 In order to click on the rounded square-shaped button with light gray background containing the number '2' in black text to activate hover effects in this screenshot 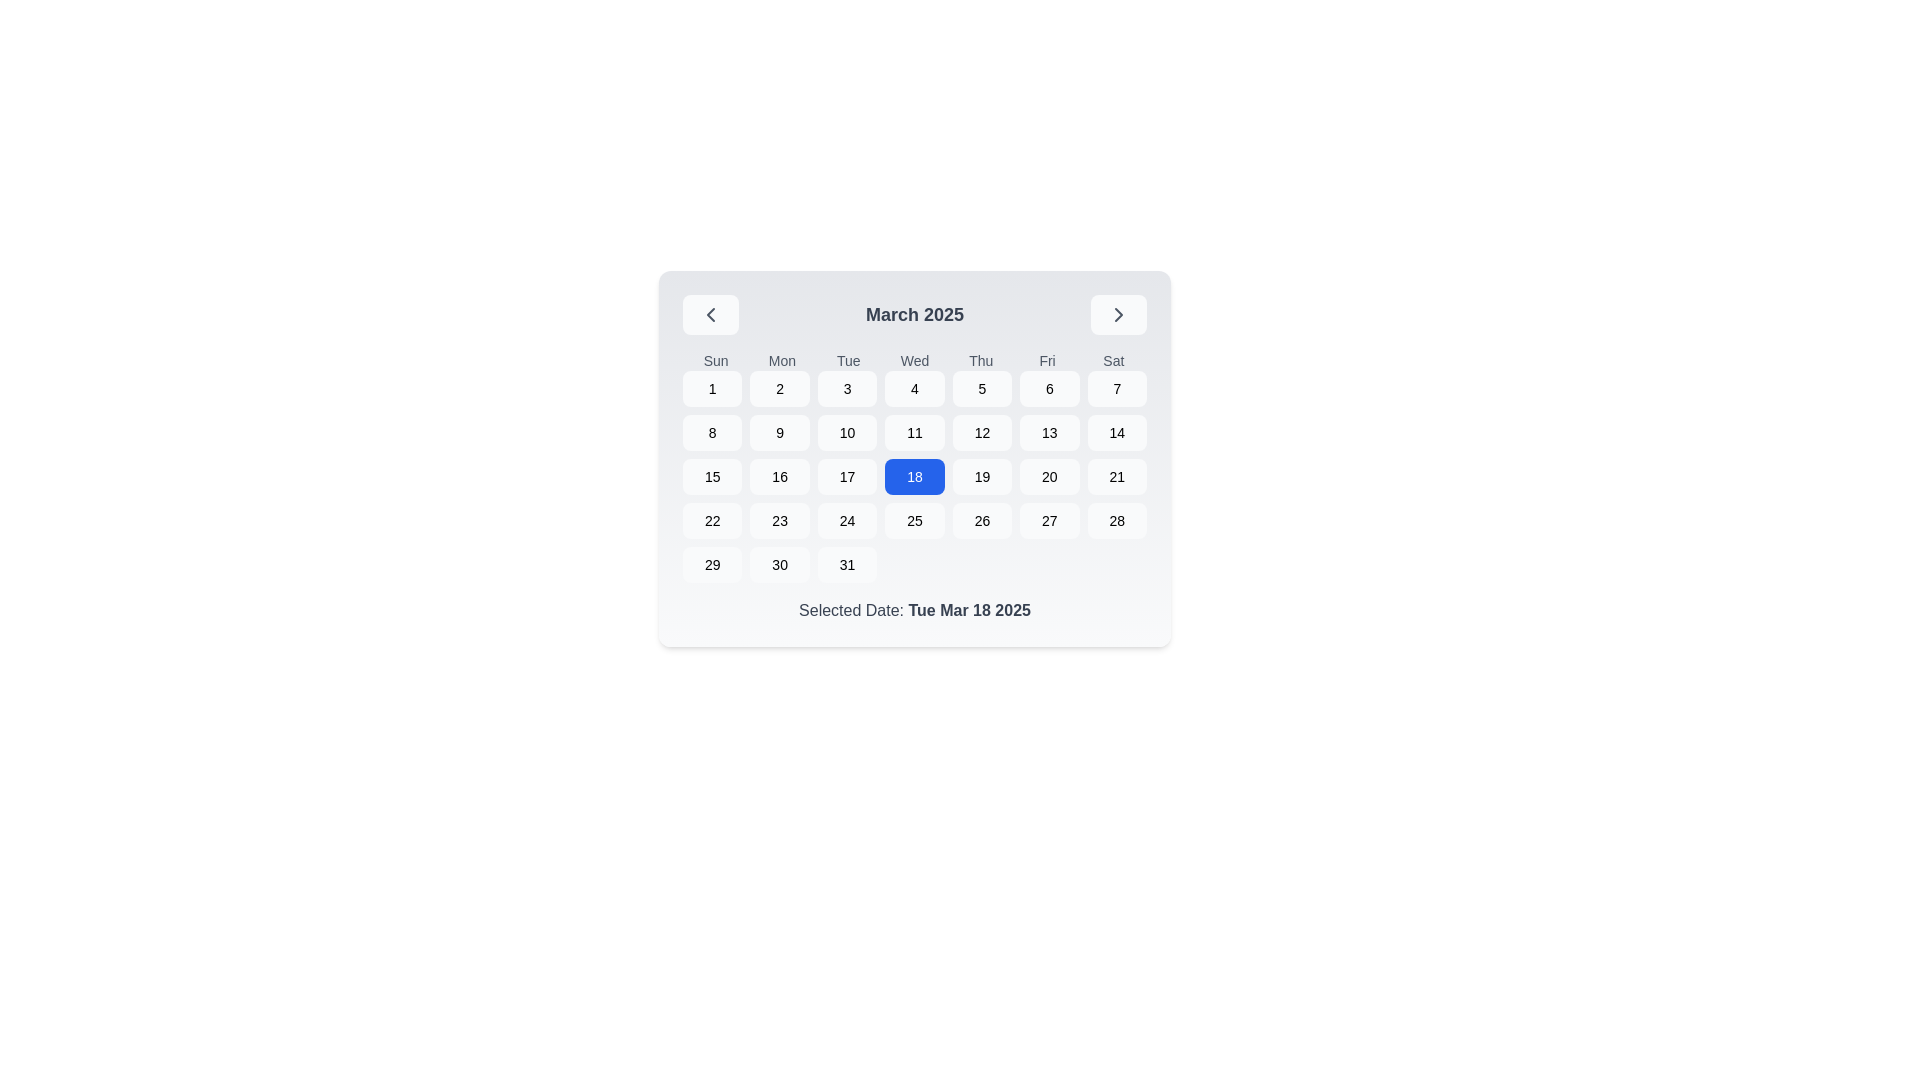, I will do `click(779, 389)`.